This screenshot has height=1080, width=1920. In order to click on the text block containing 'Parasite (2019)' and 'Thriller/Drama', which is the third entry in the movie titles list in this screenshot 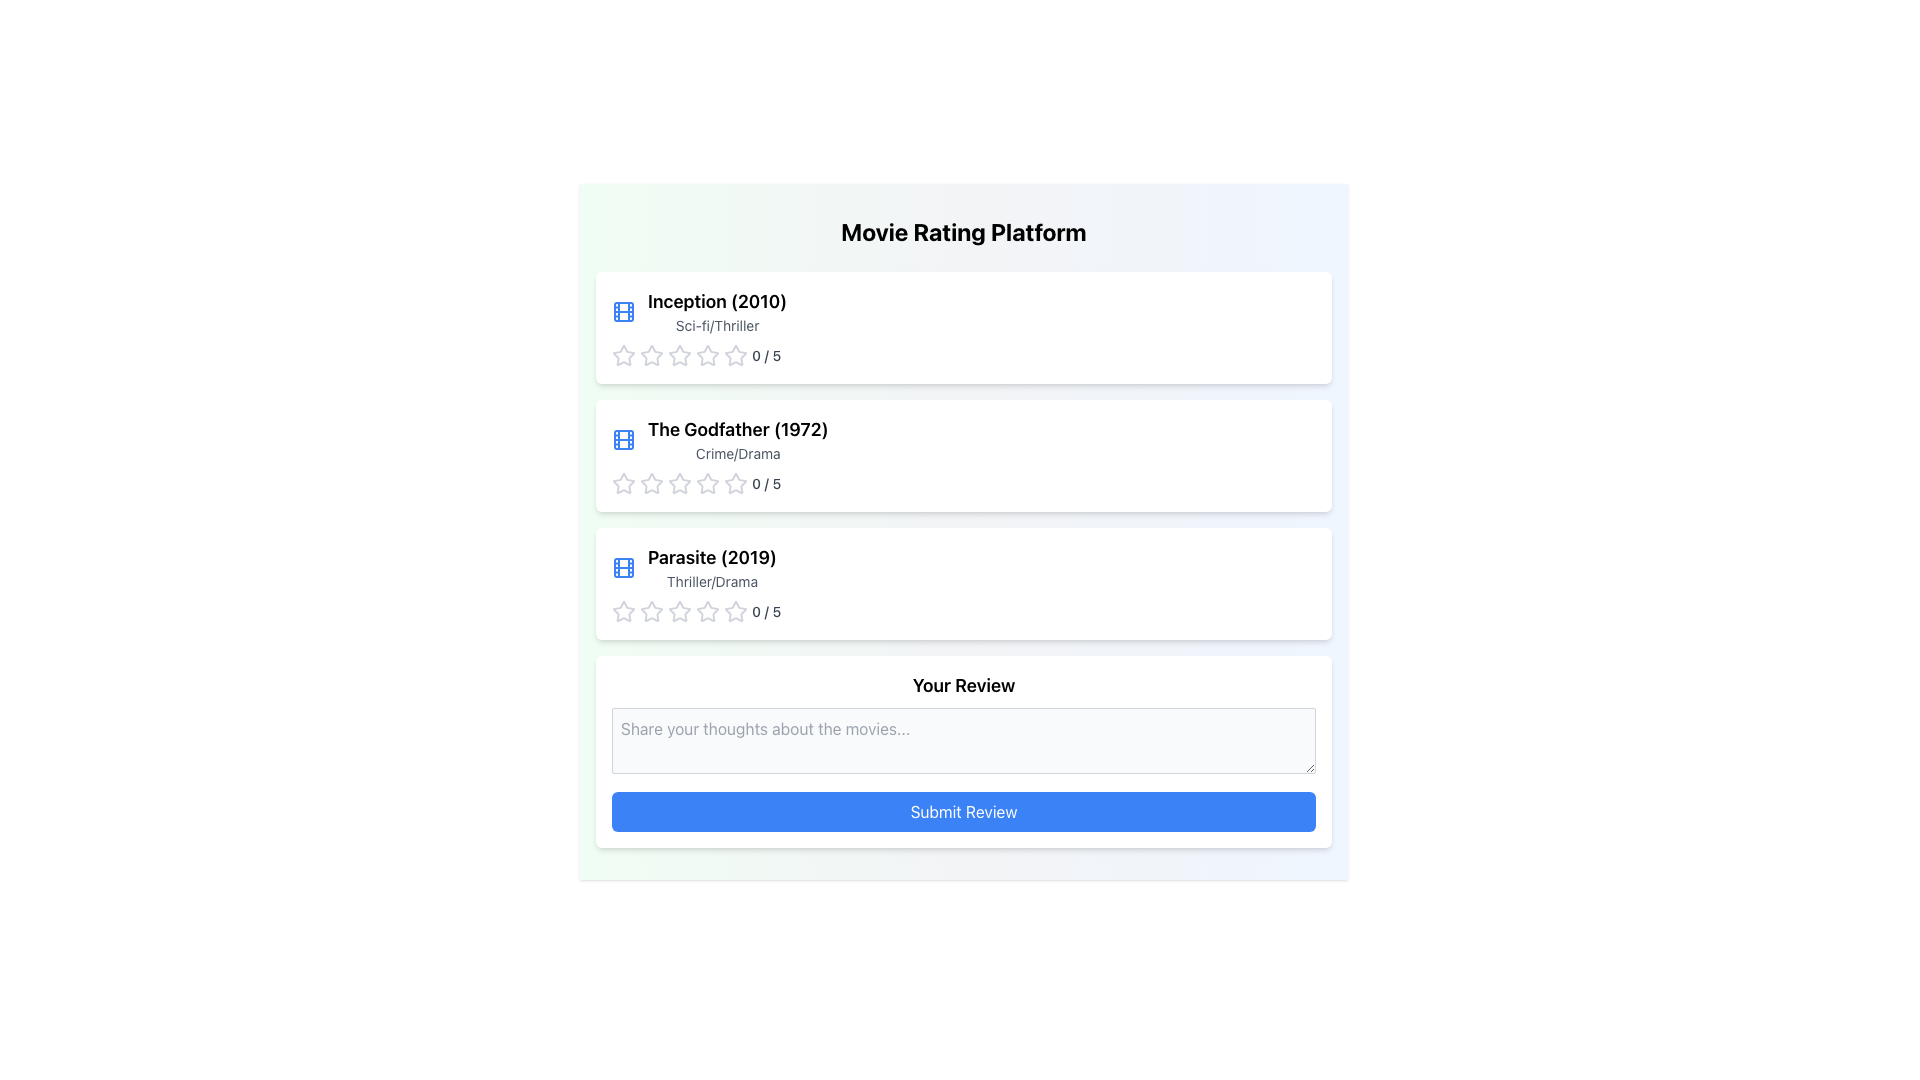, I will do `click(712, 567)`.